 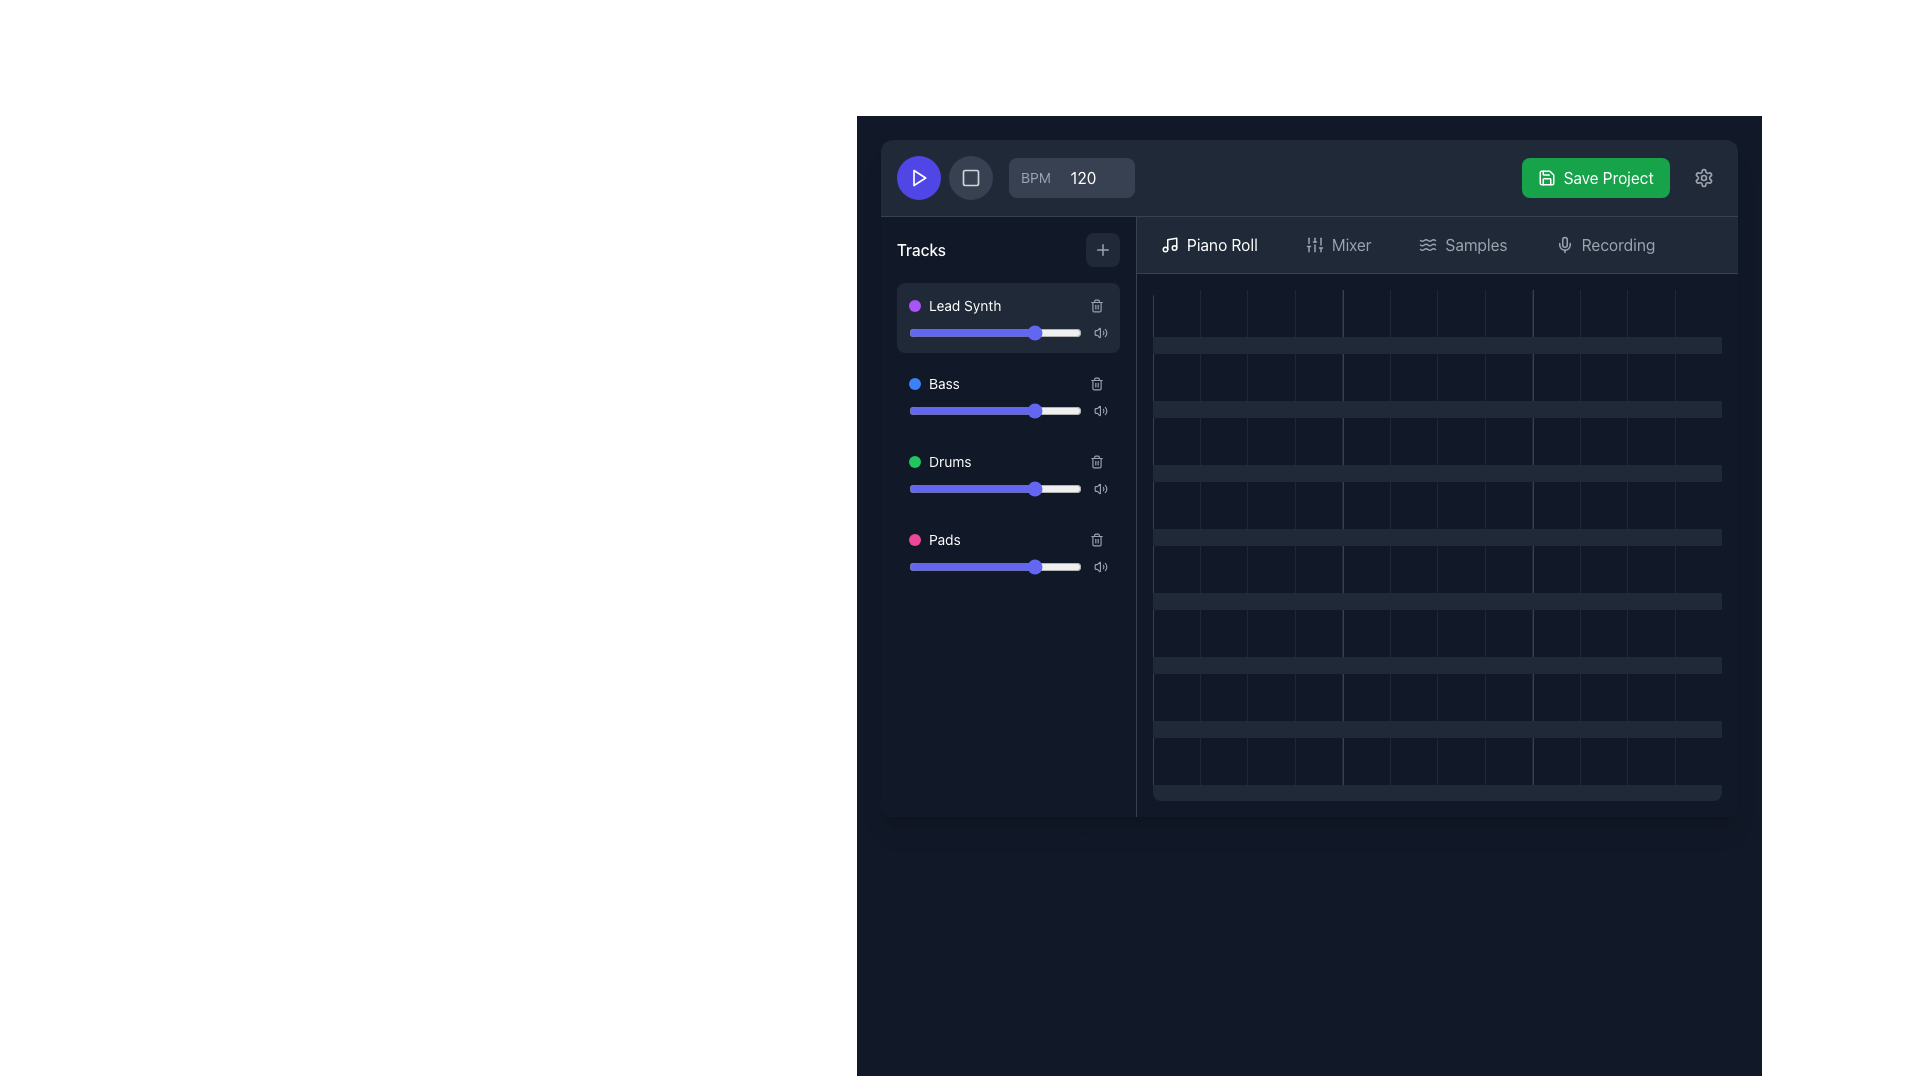 What do you see at coordinates (1651, 313) in the screenshot?
I see `the Square grid tile located in the fourth row and eleventh column of the grid layout, which serves as a placeholder or trigger for an action` at bounding box center [1651, 313].